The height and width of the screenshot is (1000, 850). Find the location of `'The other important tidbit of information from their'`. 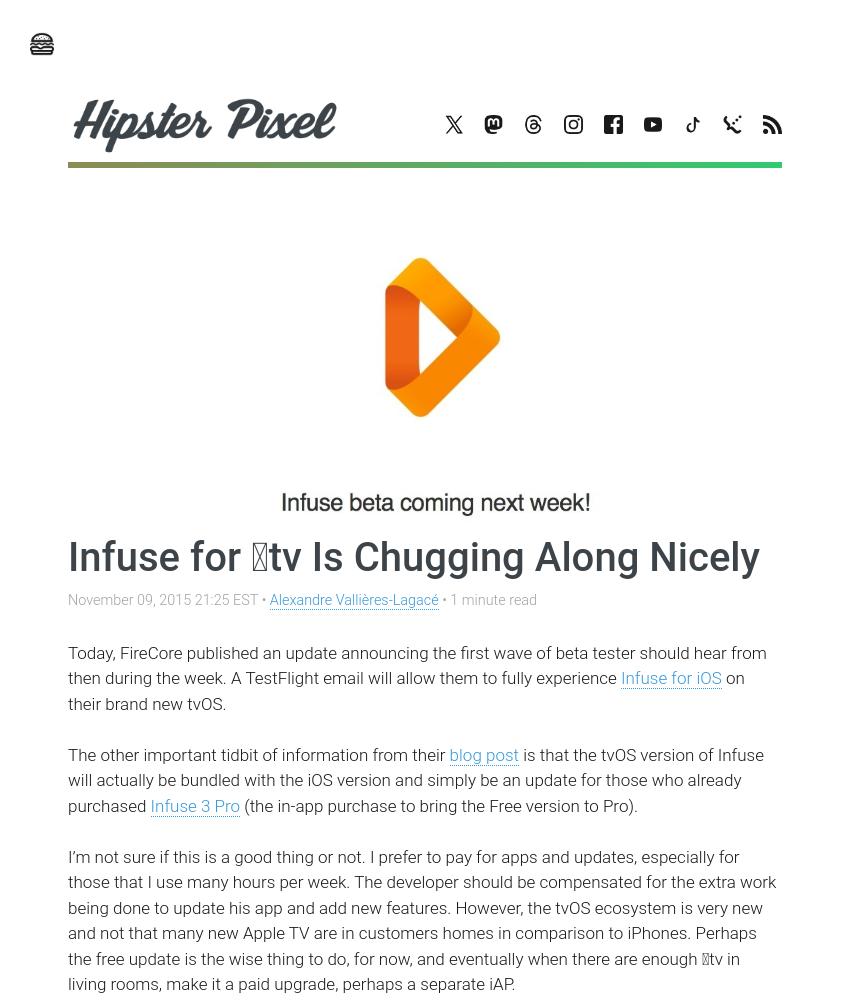

'The other important tidbit of information from their' is located at coordinates (257, 754).